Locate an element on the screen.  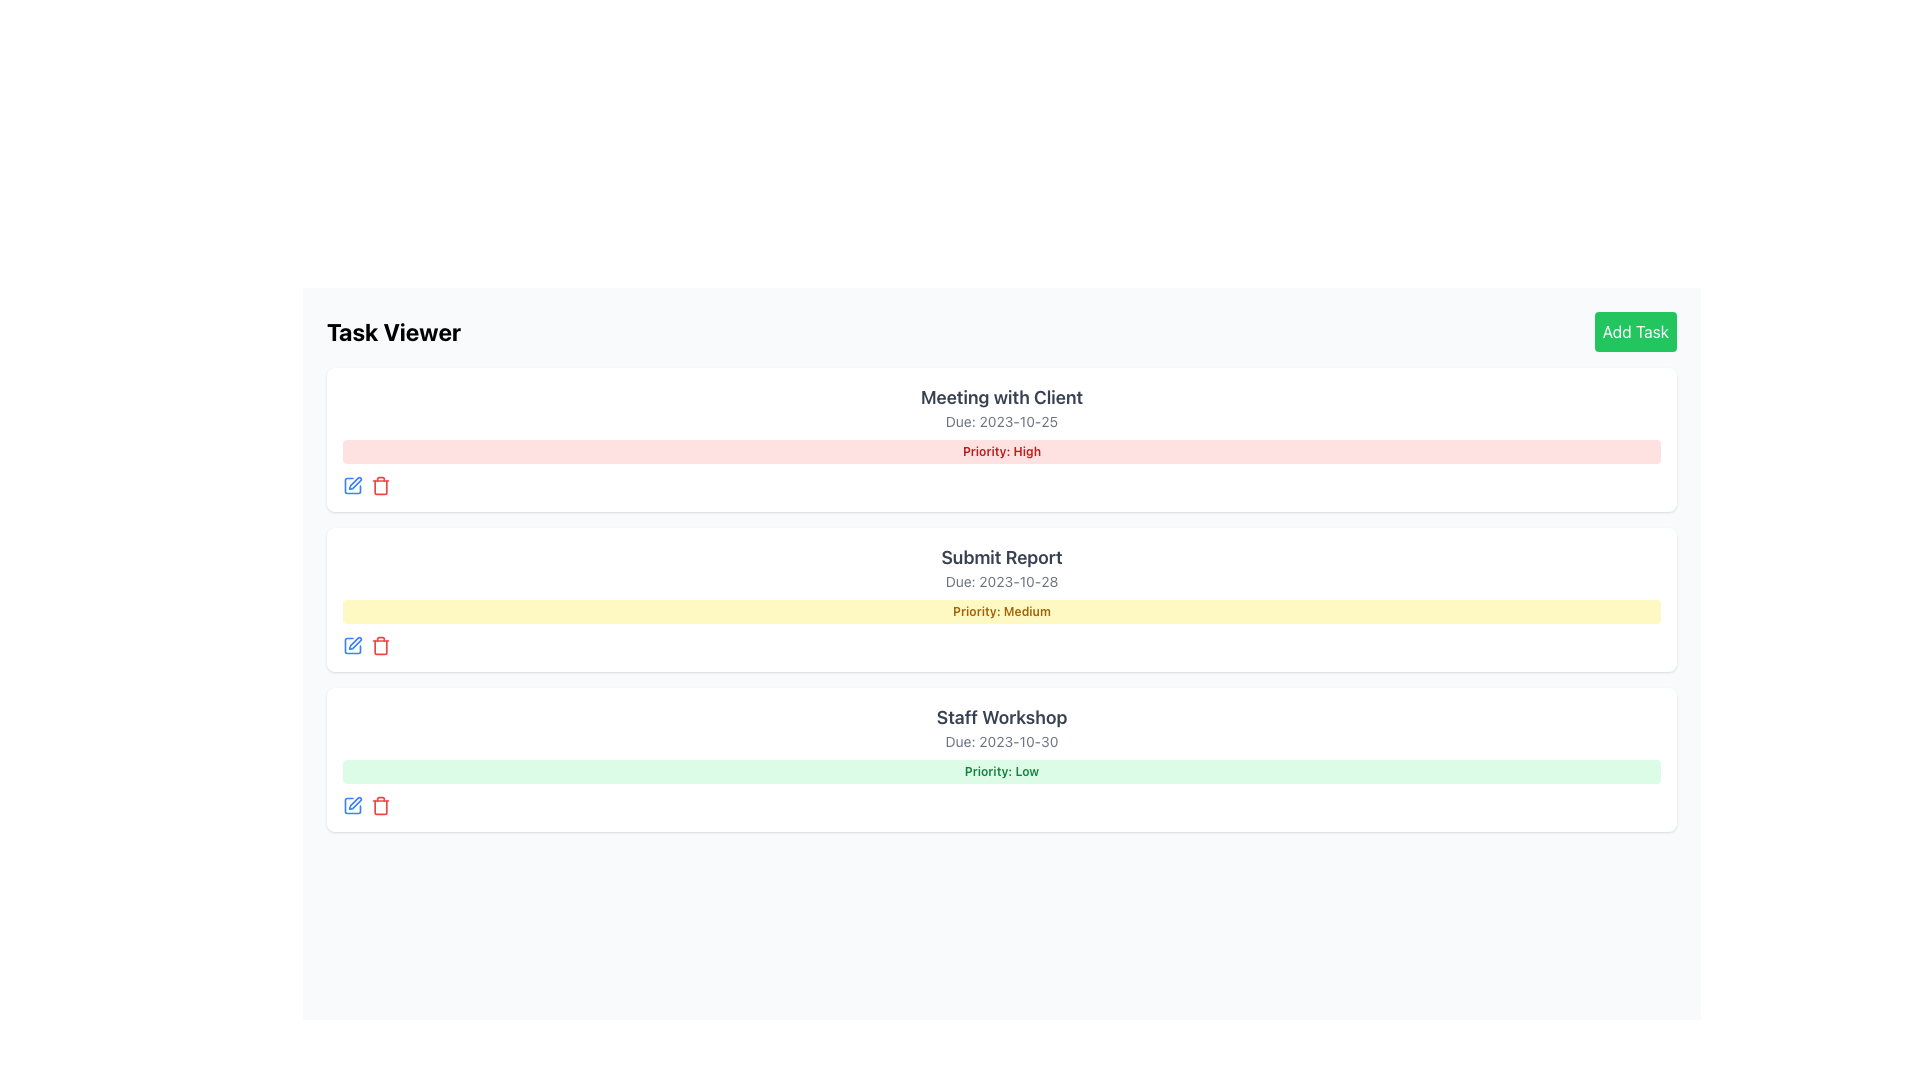
text from the bold, gray-colored heading 'Staff Workshop' located at the top of the third task card is located at coordinates (1002, 716).